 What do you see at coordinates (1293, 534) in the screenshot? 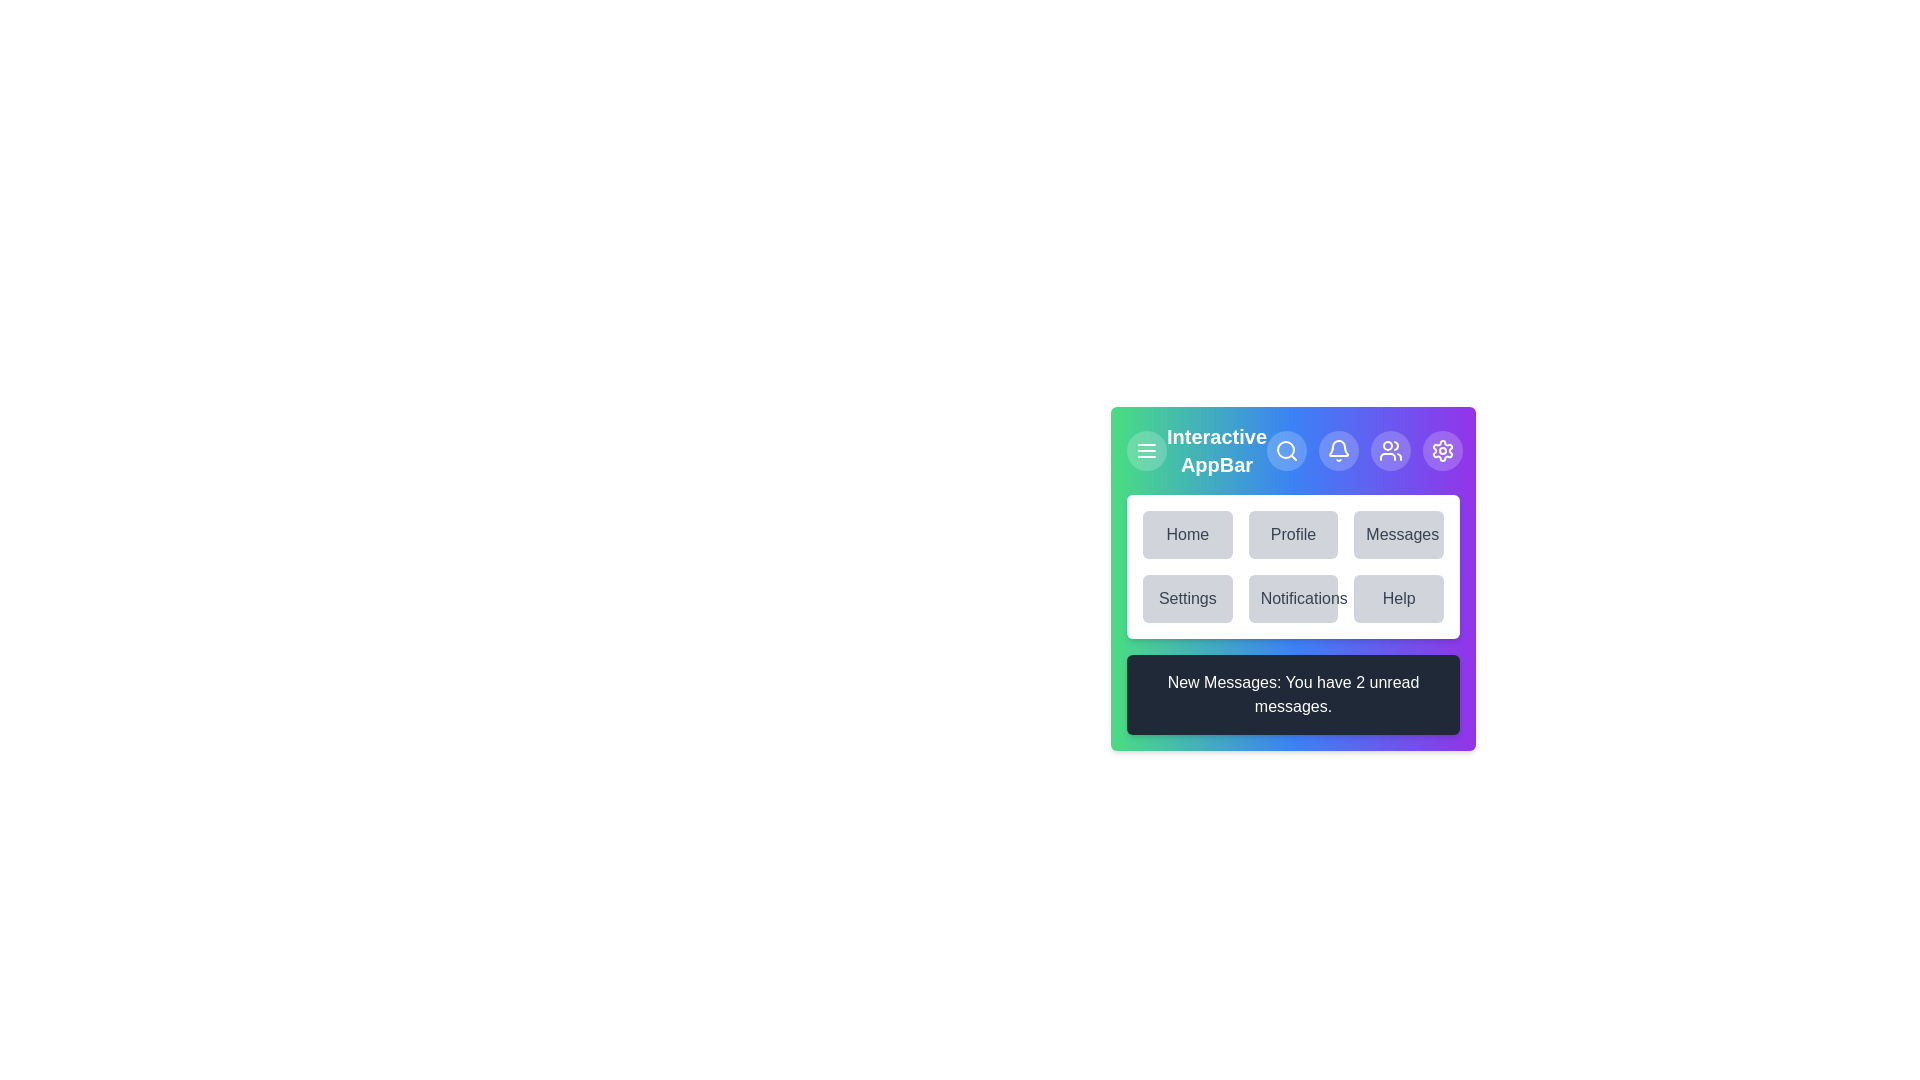
I see `the menu item labeled Profile to navigate` at bounding box center [1293, 534].